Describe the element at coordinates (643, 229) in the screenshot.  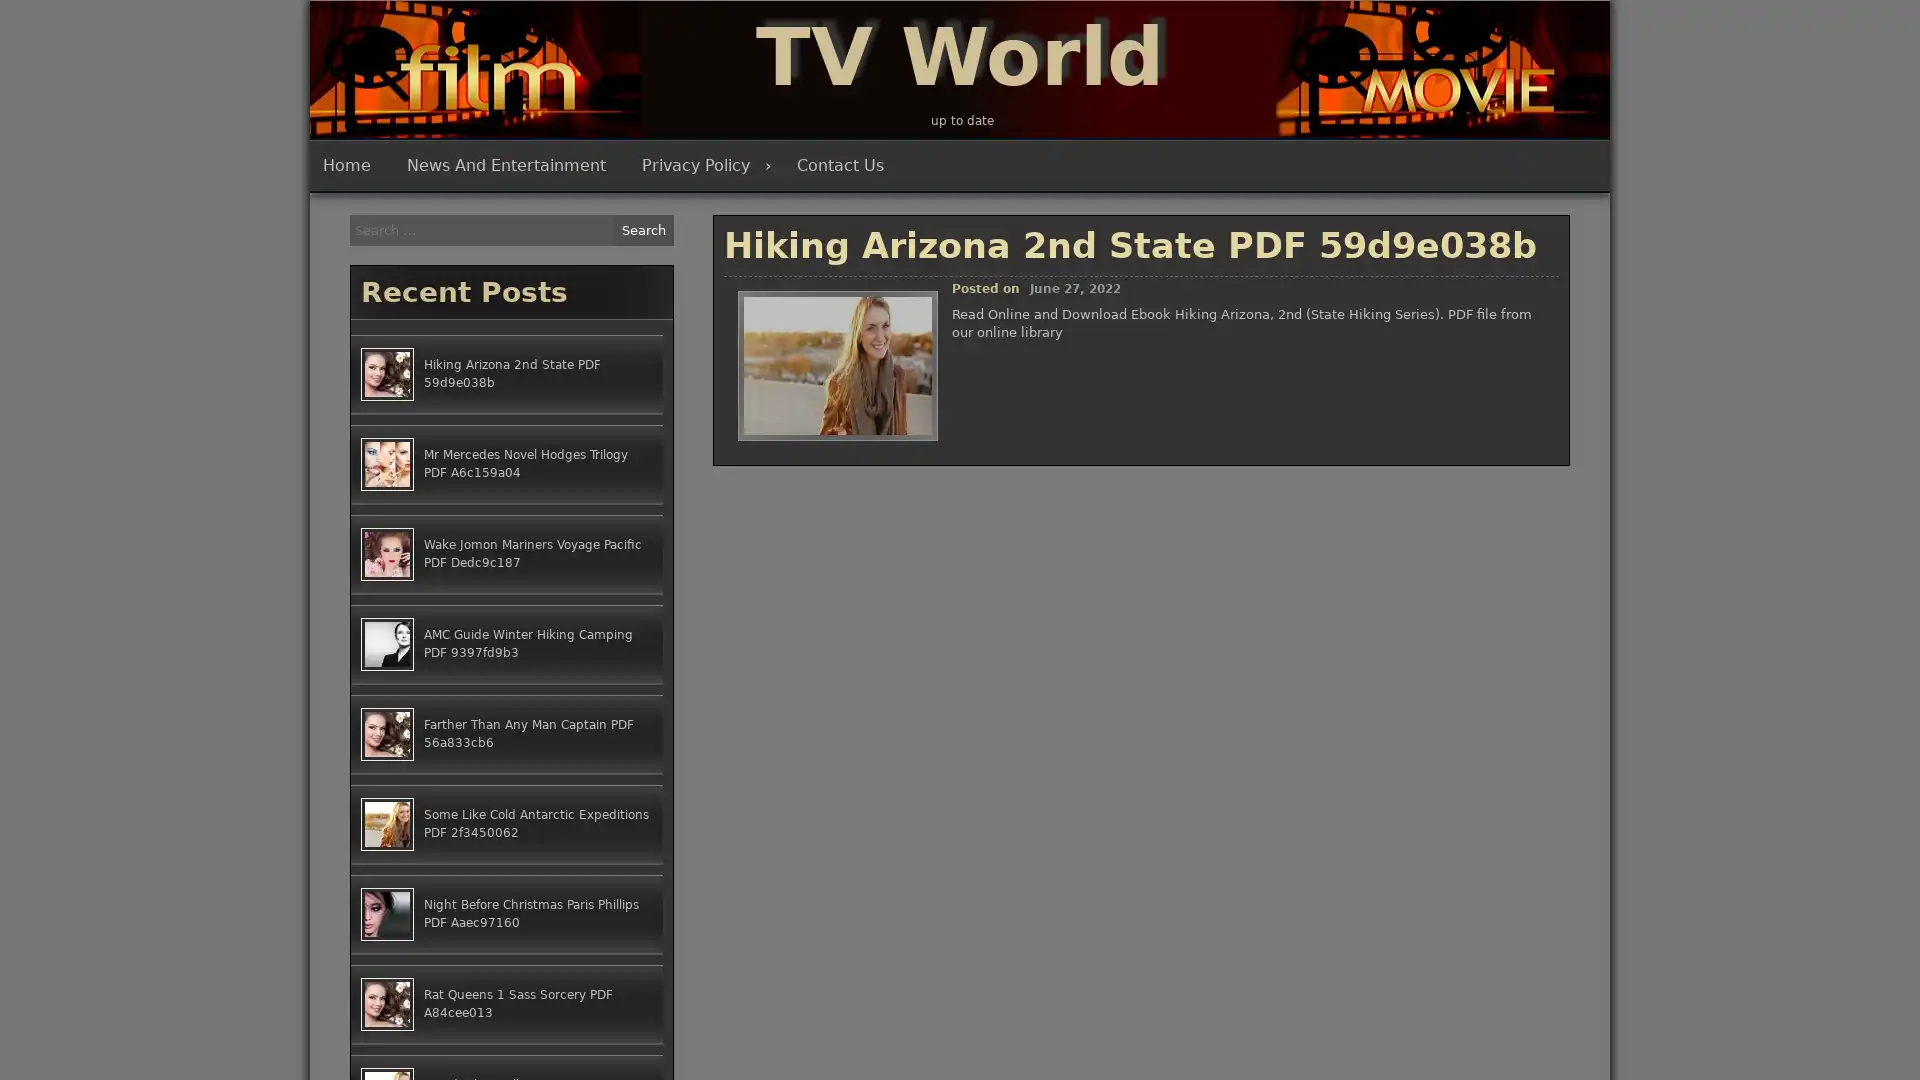
I see `Search` at that location.